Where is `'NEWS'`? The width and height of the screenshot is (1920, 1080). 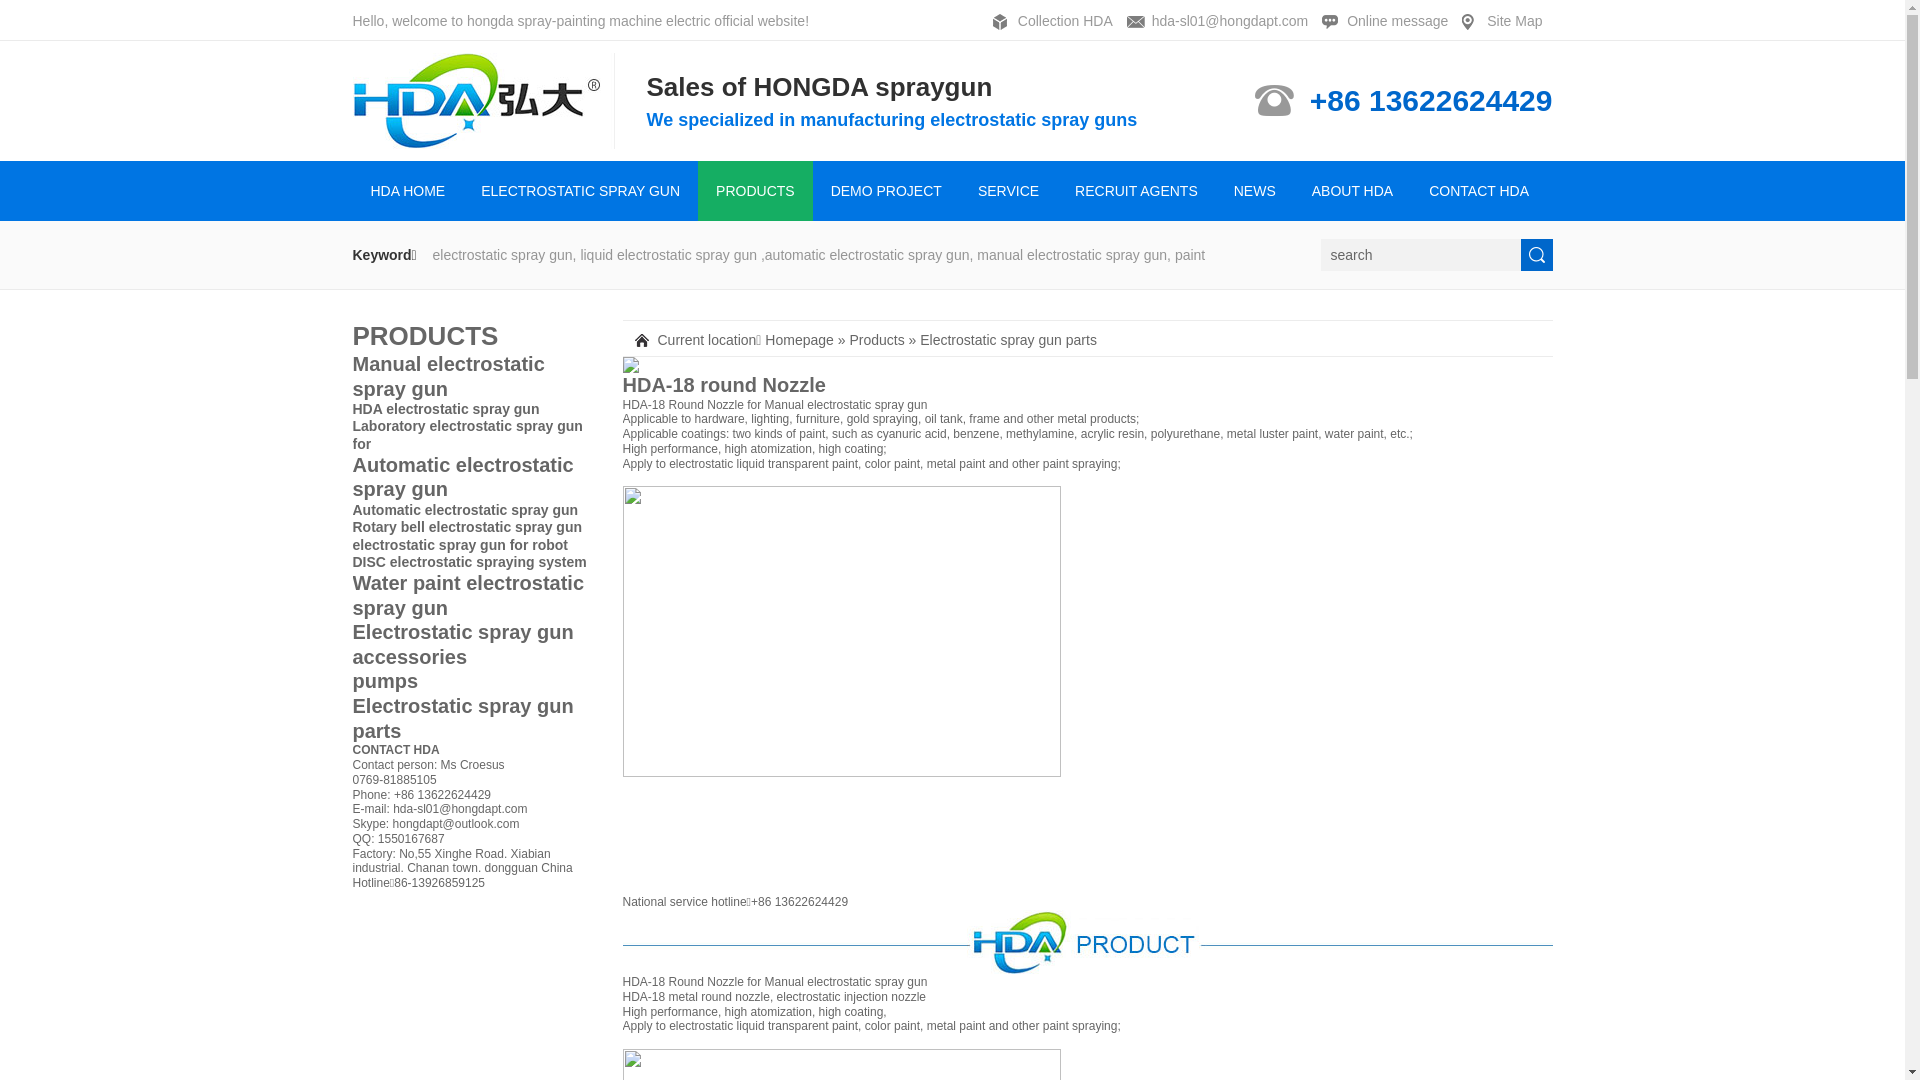
'NEWS' is located at coordinates (1253, 191).